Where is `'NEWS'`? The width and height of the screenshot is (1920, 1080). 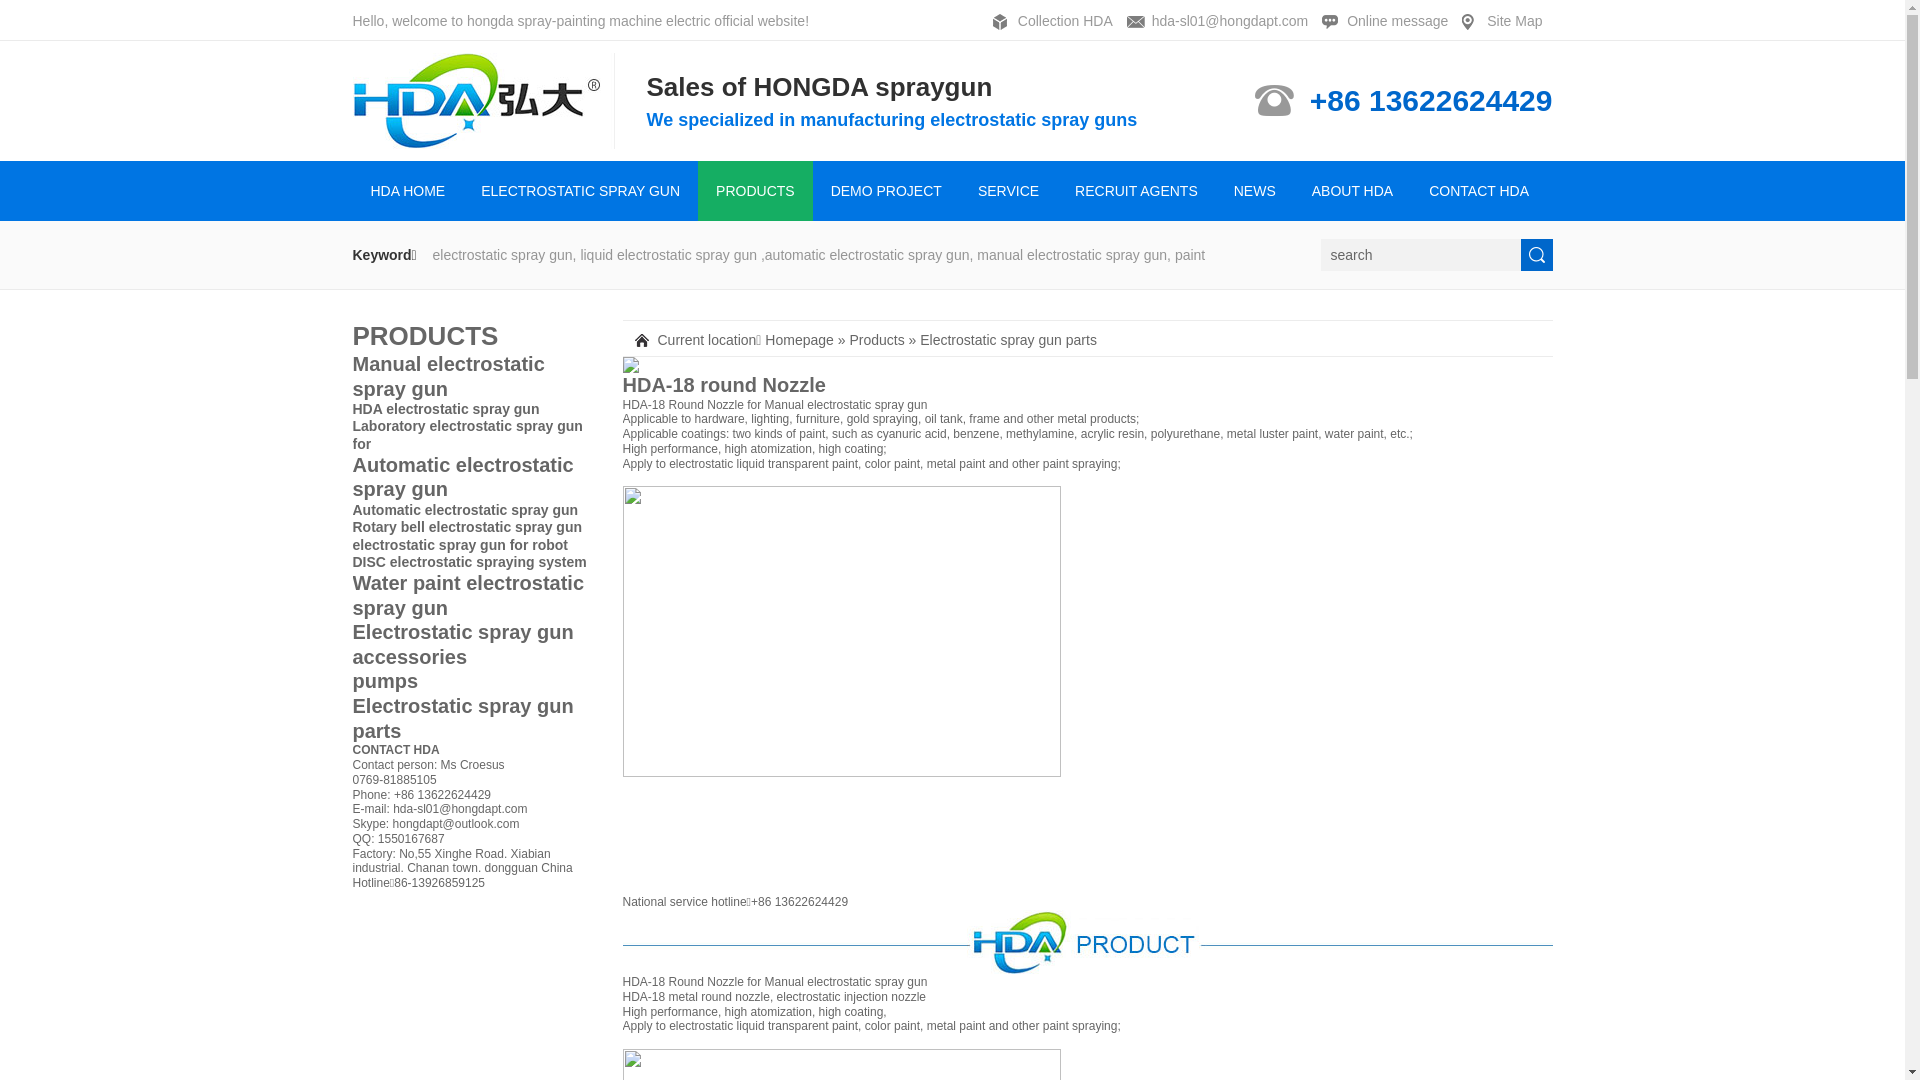
'NEWS' is located at coordinates (1253, 191).